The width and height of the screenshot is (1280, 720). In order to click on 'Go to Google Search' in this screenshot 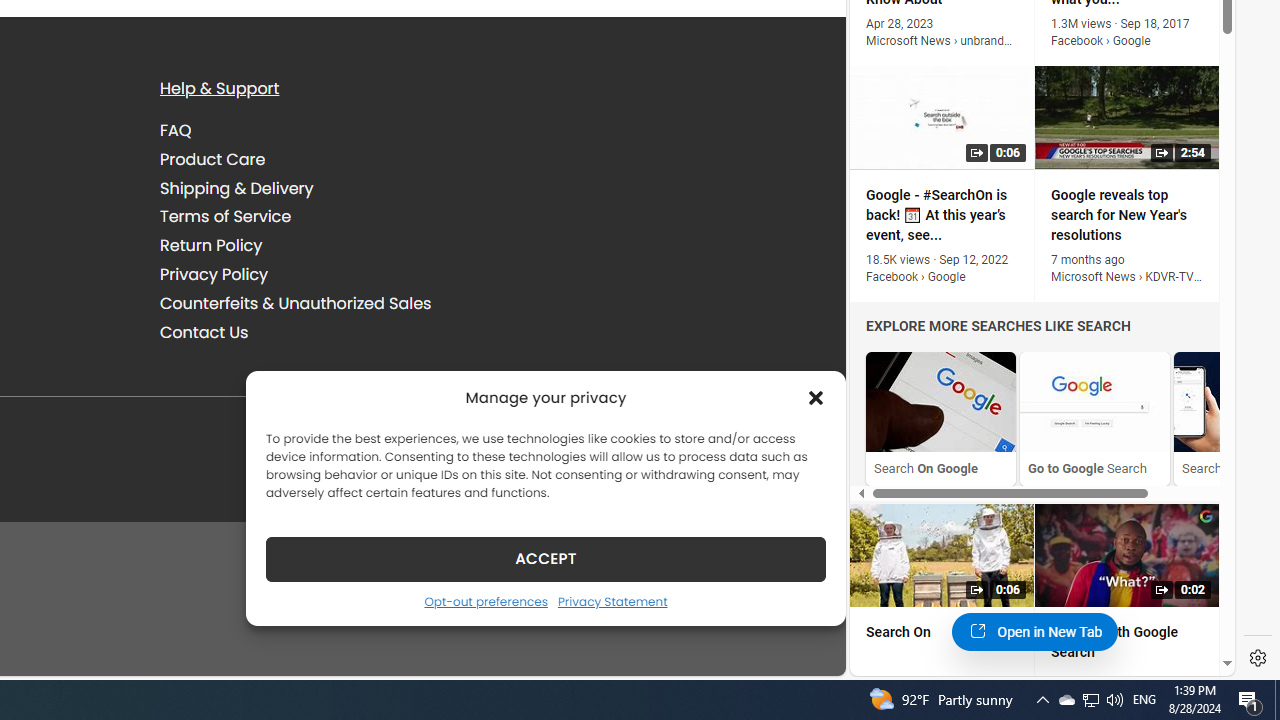, I will do `click(1094, 401)`.